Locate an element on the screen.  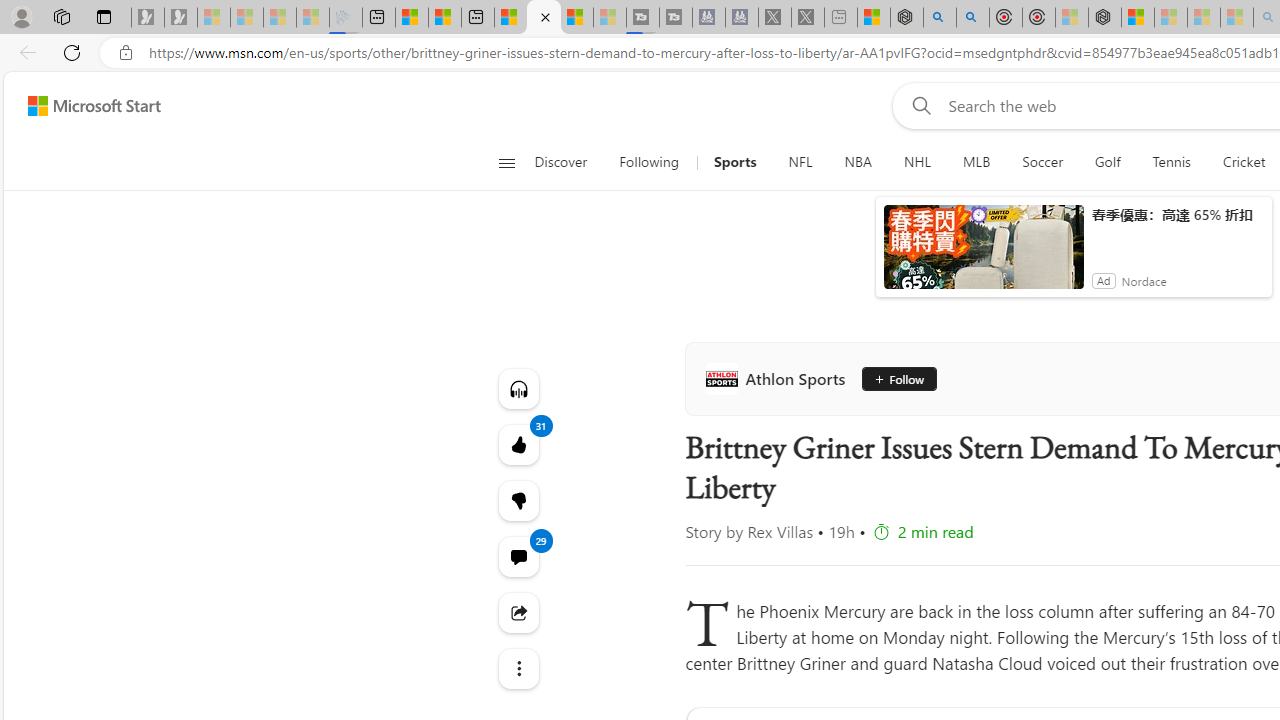
'Ad' is located at coordinates (1102, 280).